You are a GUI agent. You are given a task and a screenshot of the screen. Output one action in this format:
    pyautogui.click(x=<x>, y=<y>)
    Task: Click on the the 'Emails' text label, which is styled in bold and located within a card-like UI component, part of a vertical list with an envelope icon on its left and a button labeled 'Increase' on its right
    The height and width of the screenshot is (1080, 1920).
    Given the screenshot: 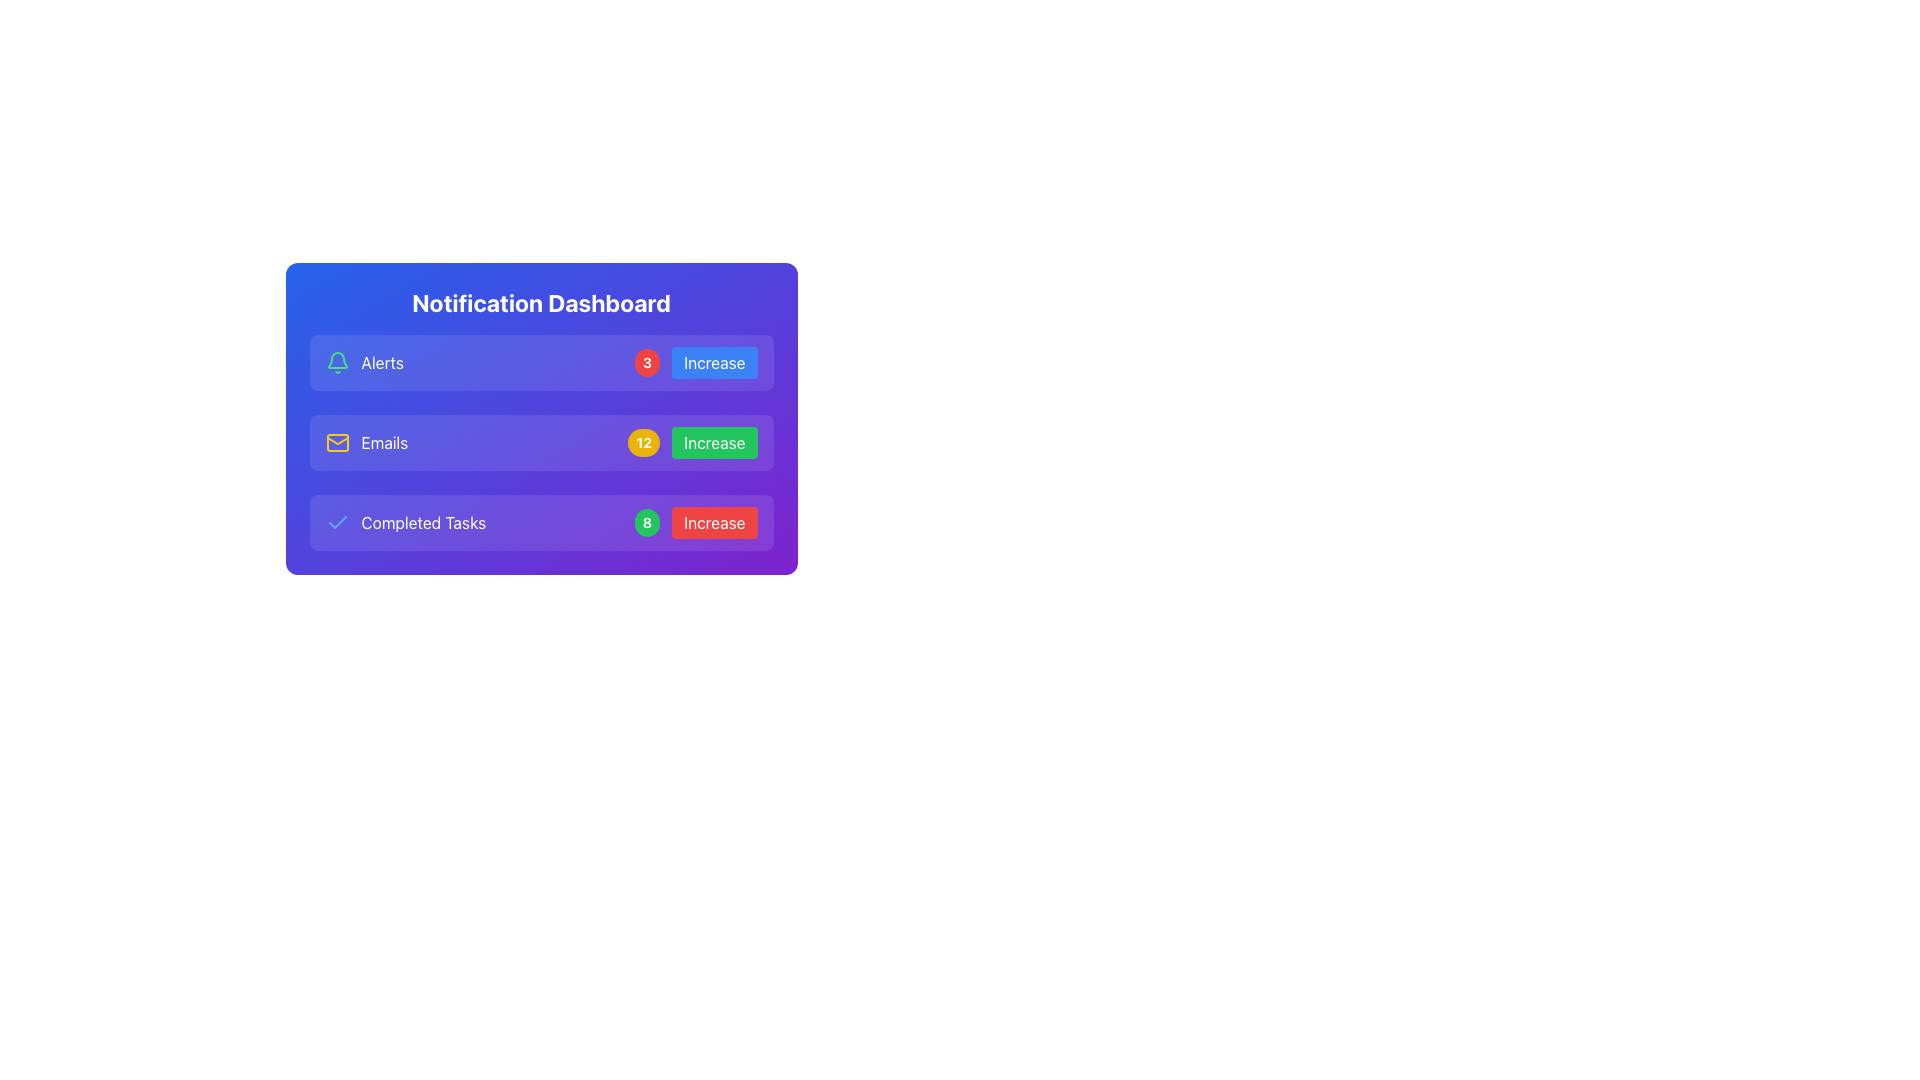 What is the action you would take?
    pyautogui.click(x=366, y=442)
    